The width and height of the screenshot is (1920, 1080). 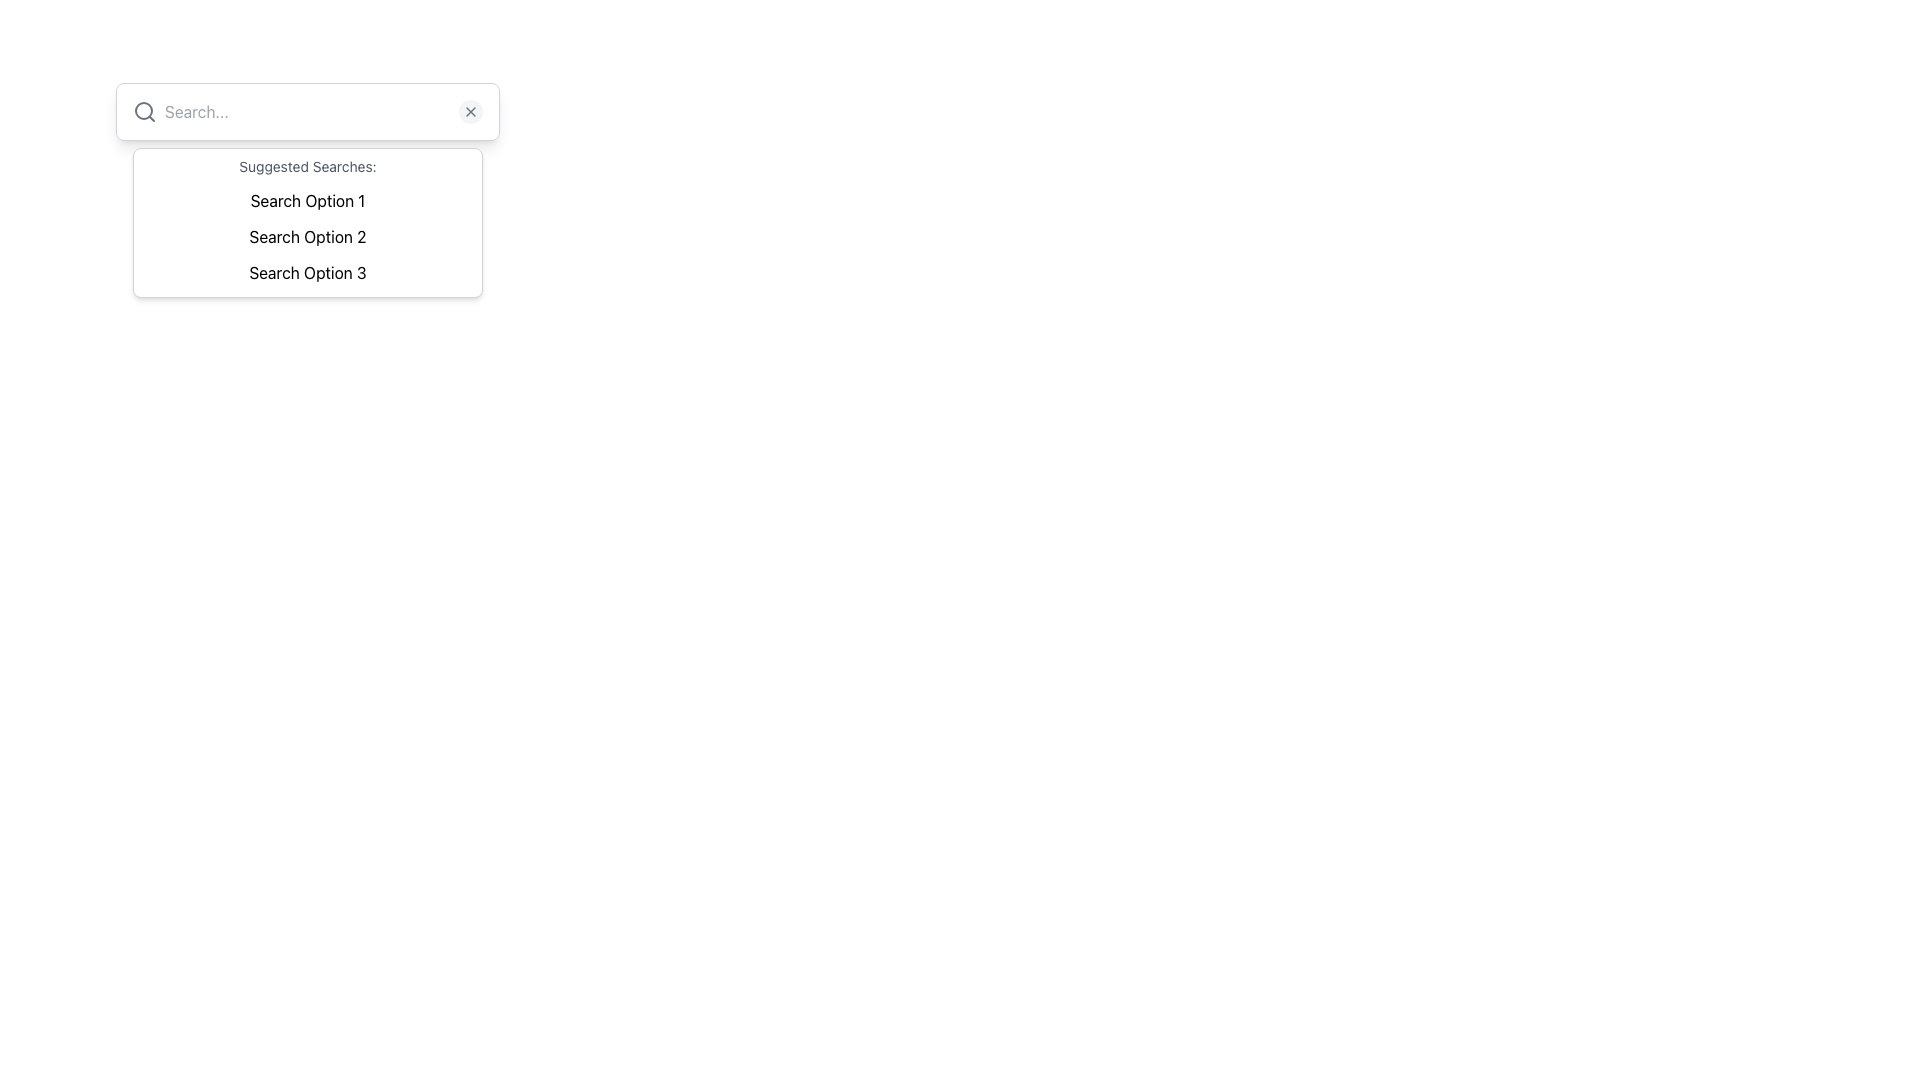 What do you see at coordinates (469, 111) in the screenshot?
I see `the circular button with a gray background and 'X' icon at the far right of the search bar to clear the search field` at bounding box center [469, 111].